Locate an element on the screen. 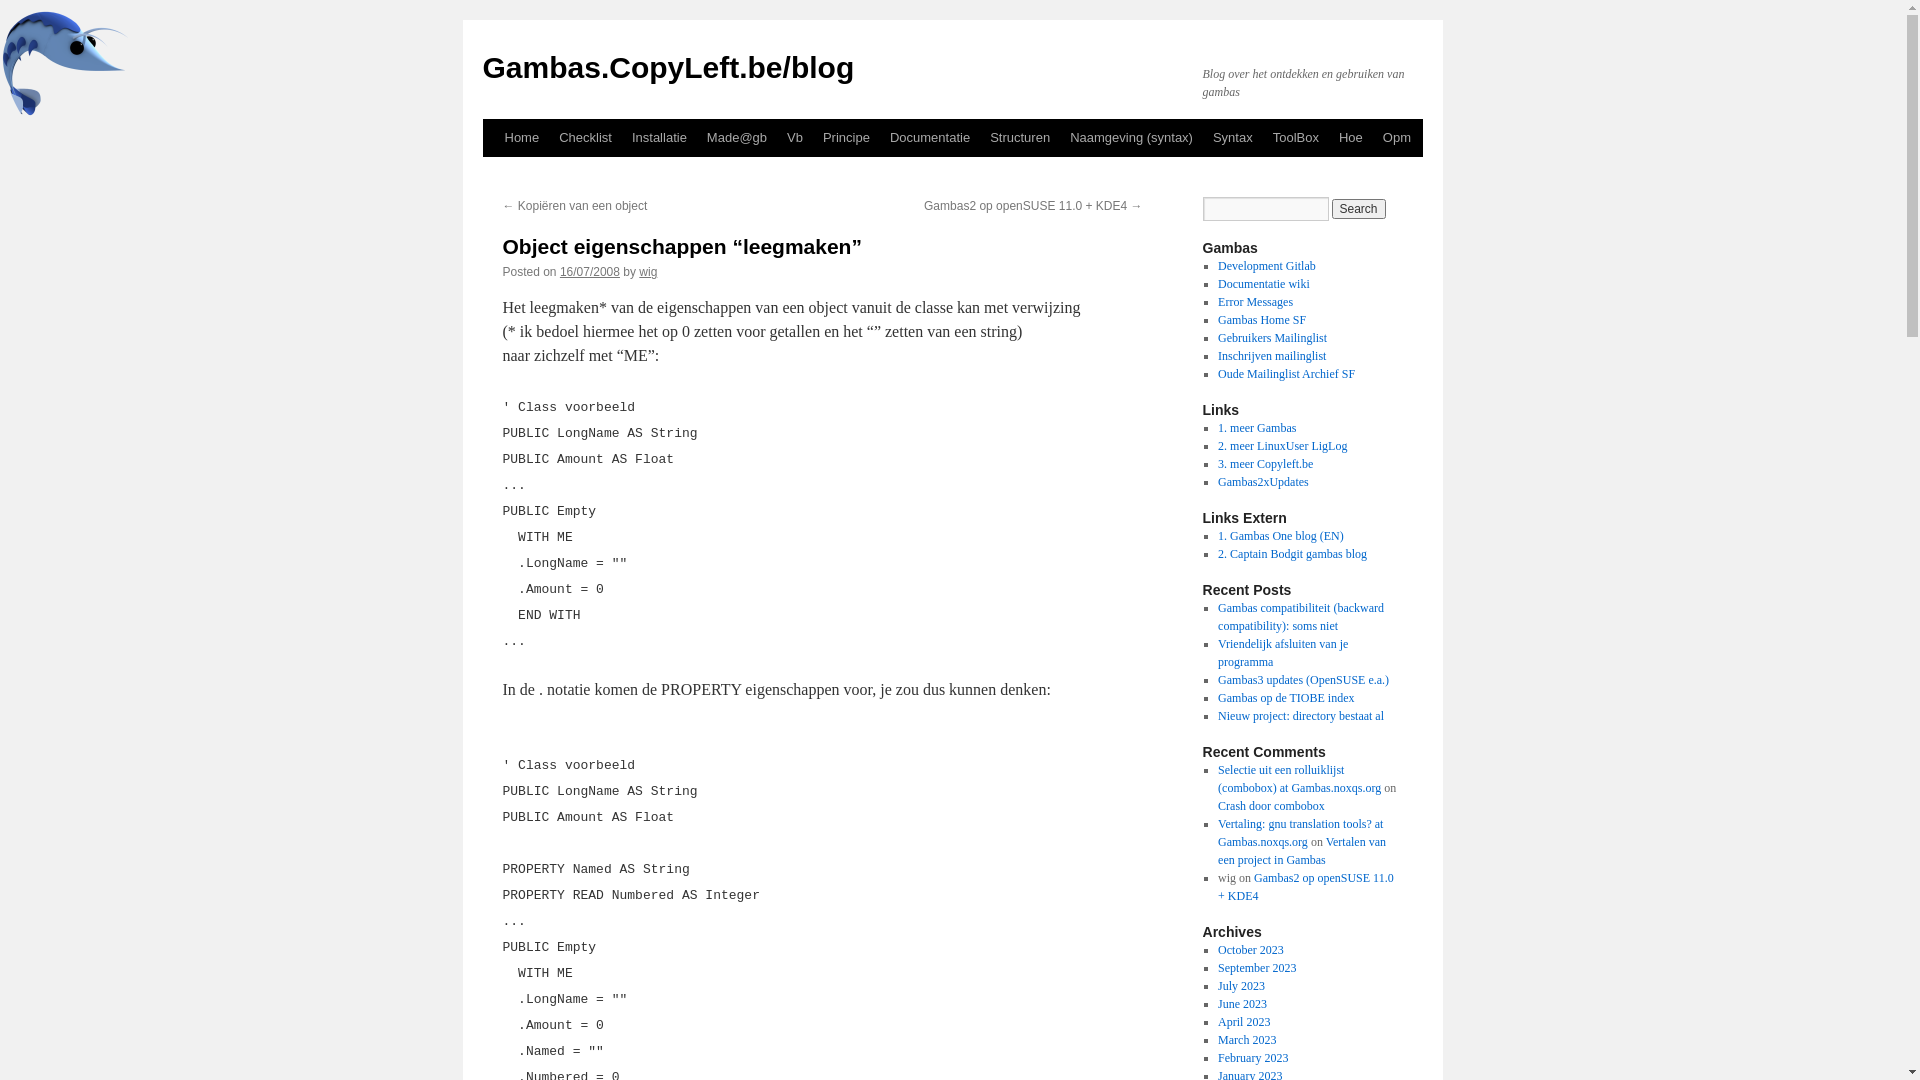 This screenshot has height=1080, width=1920. 'ToolBox' is located at coordinates (1296, 137).